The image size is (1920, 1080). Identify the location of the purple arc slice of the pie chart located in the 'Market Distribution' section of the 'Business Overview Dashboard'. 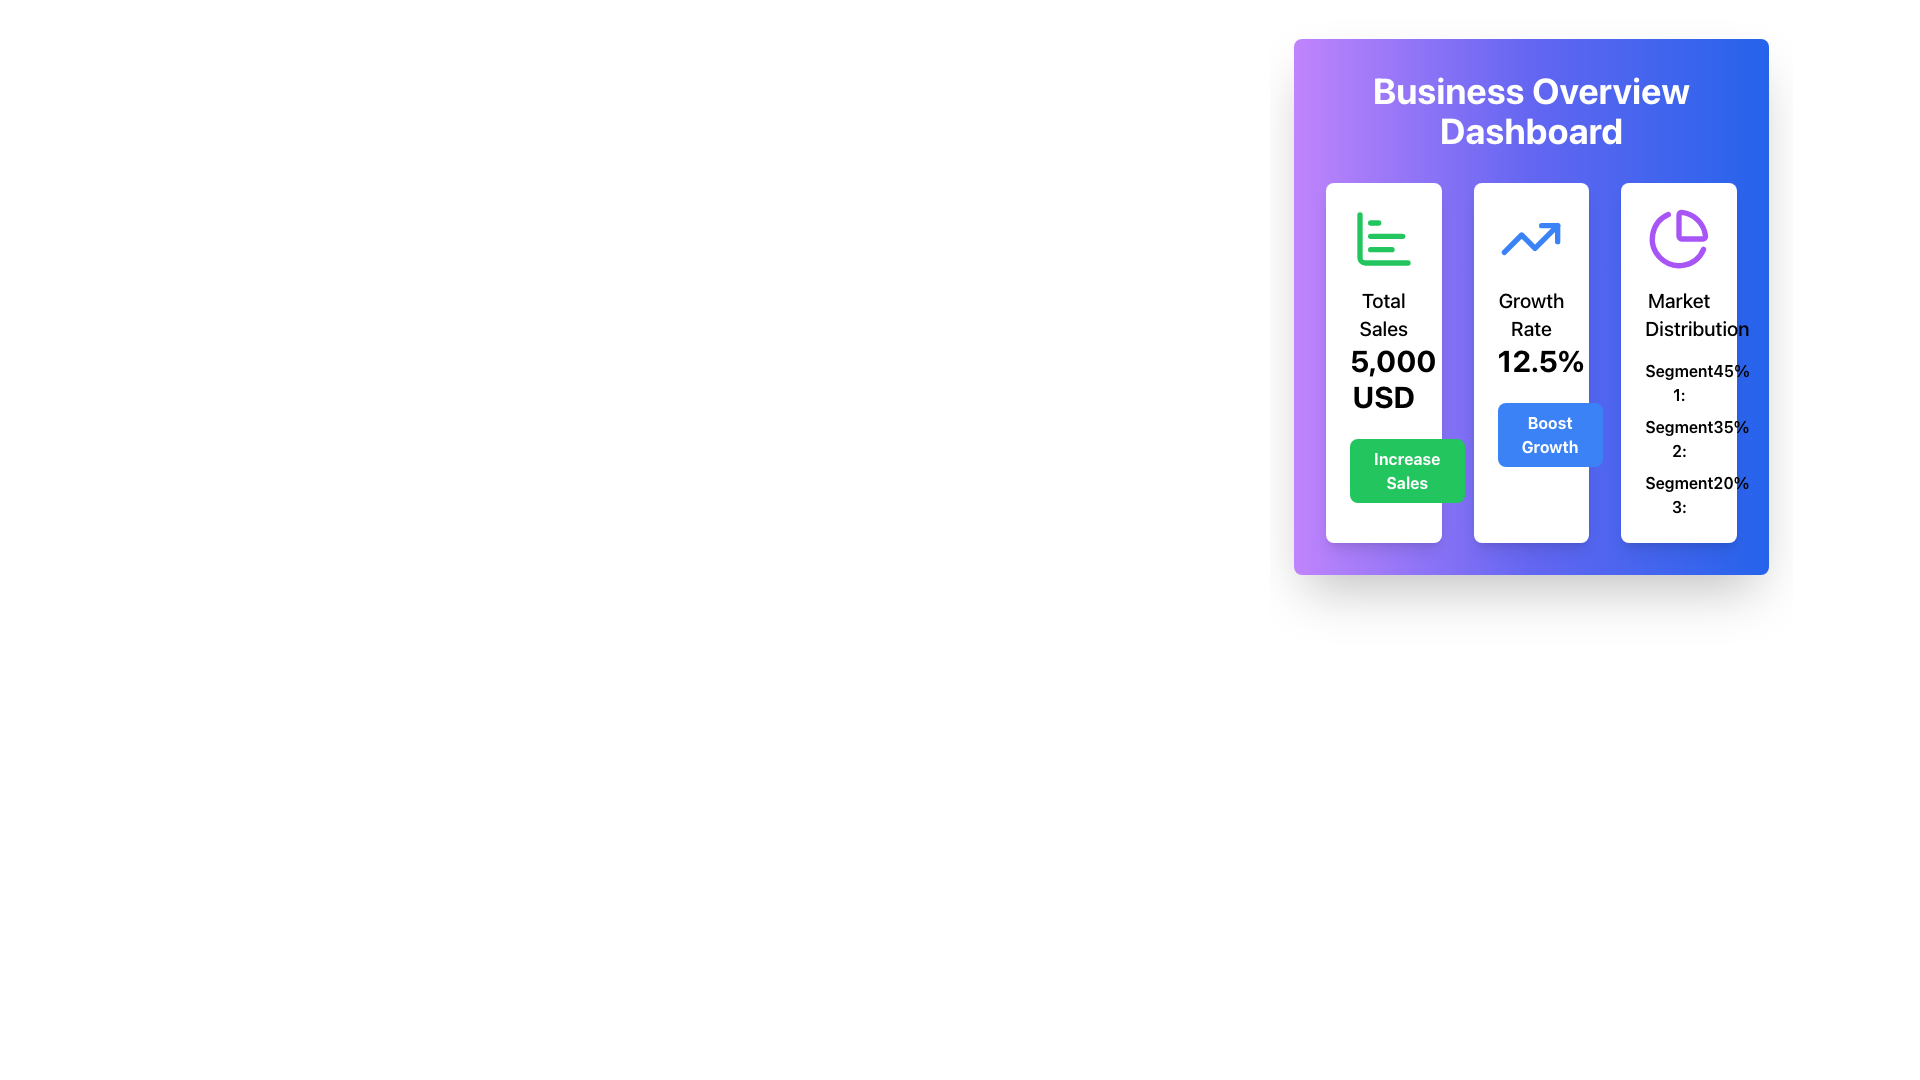
(1691, 225).